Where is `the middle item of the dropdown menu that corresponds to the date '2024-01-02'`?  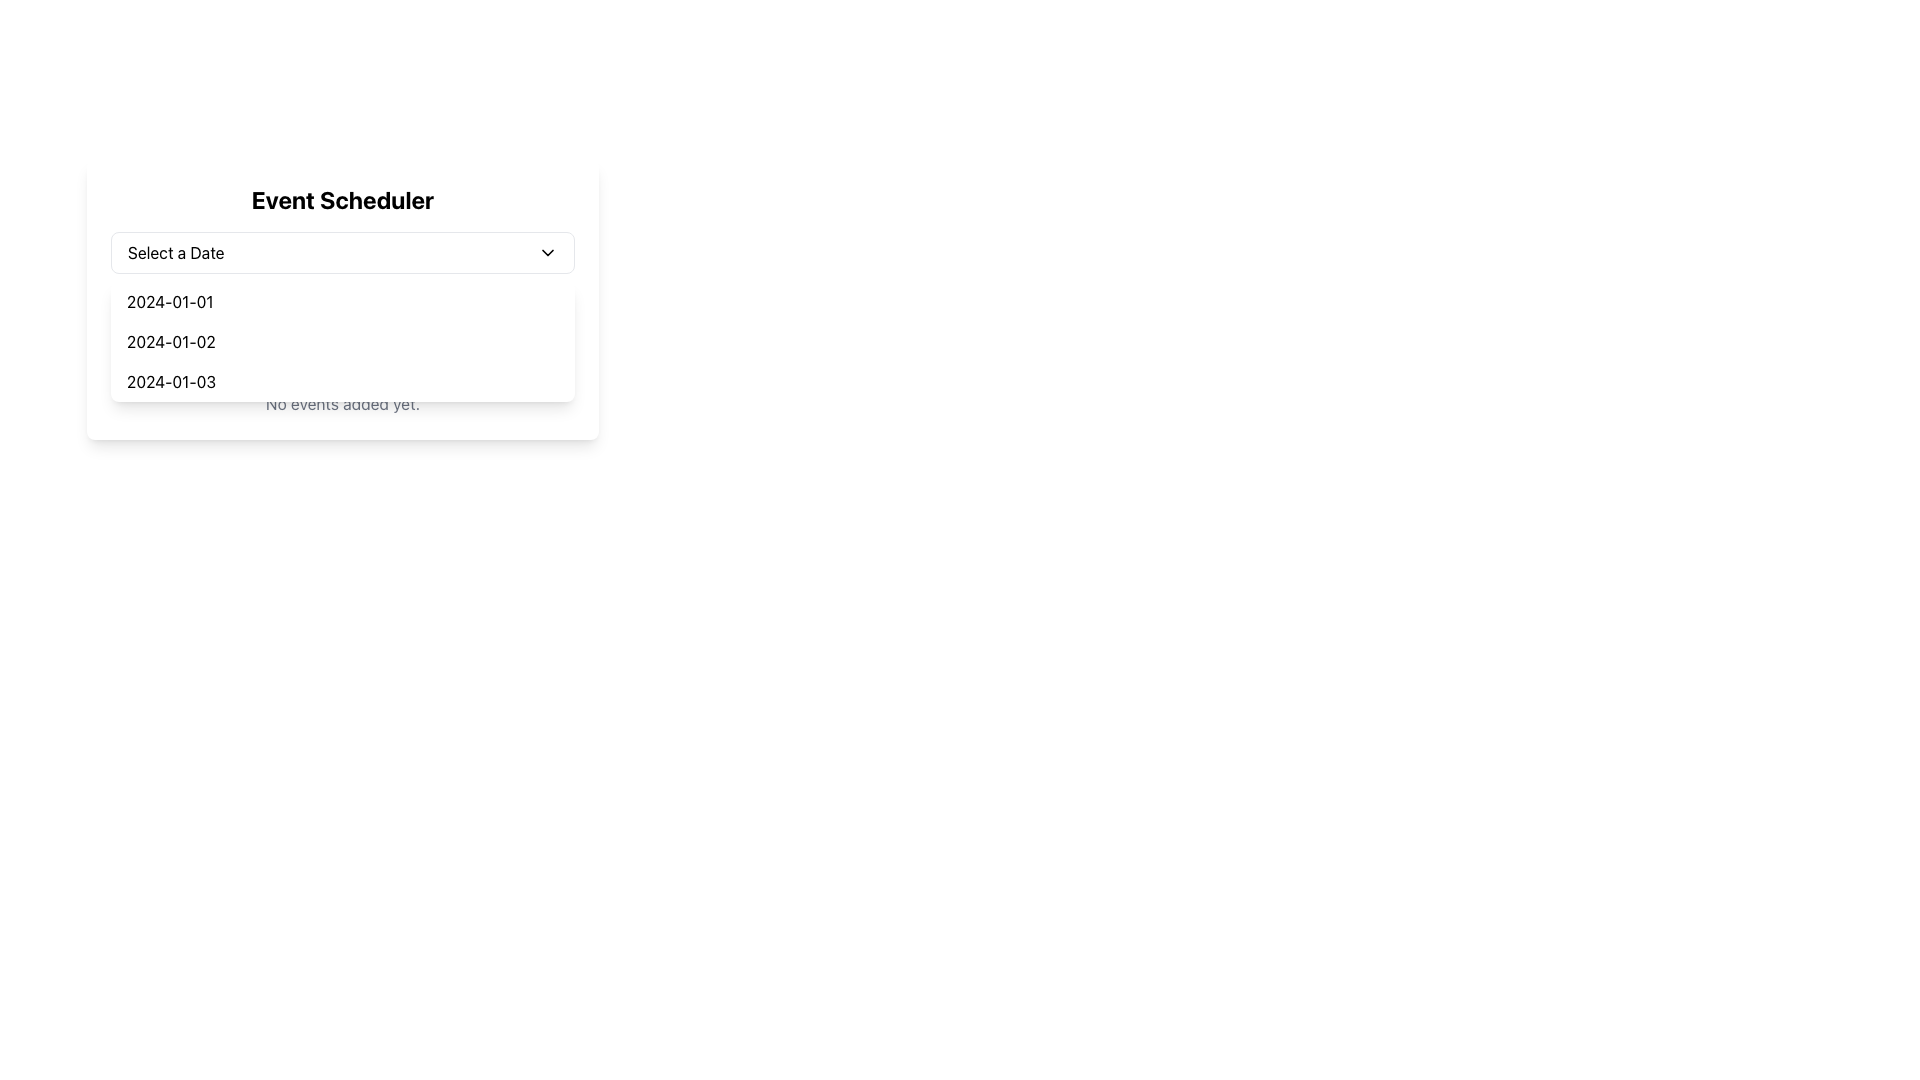
the middle item of the dropdown menu that corresponds to the date '2024-01-02' is located at coordinates (342, 341).